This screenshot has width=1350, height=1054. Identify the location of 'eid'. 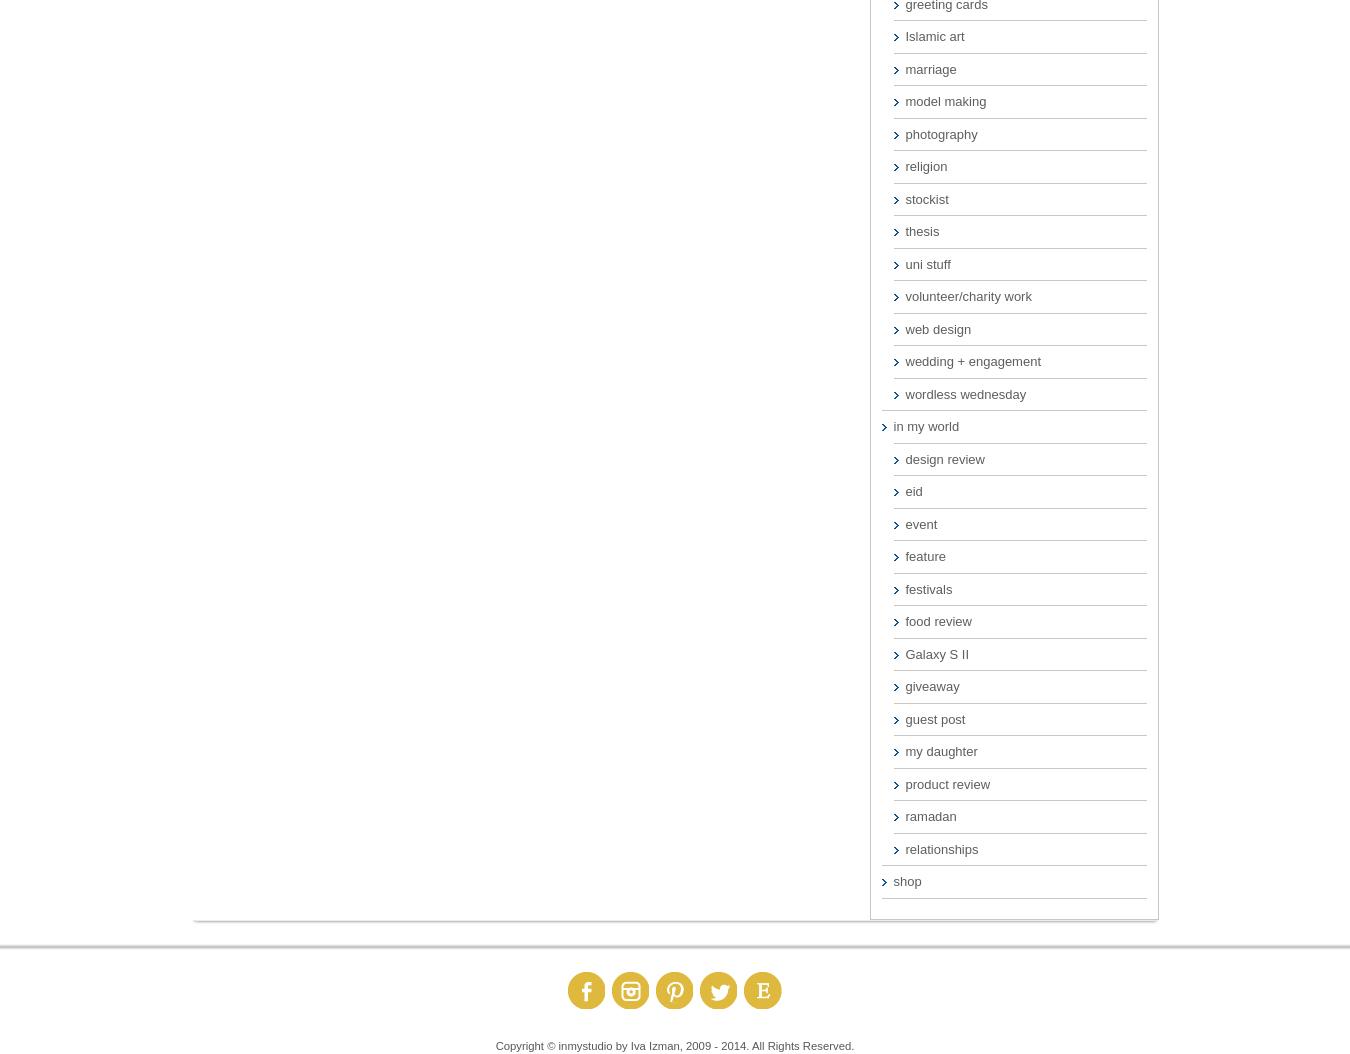
(904, 490).